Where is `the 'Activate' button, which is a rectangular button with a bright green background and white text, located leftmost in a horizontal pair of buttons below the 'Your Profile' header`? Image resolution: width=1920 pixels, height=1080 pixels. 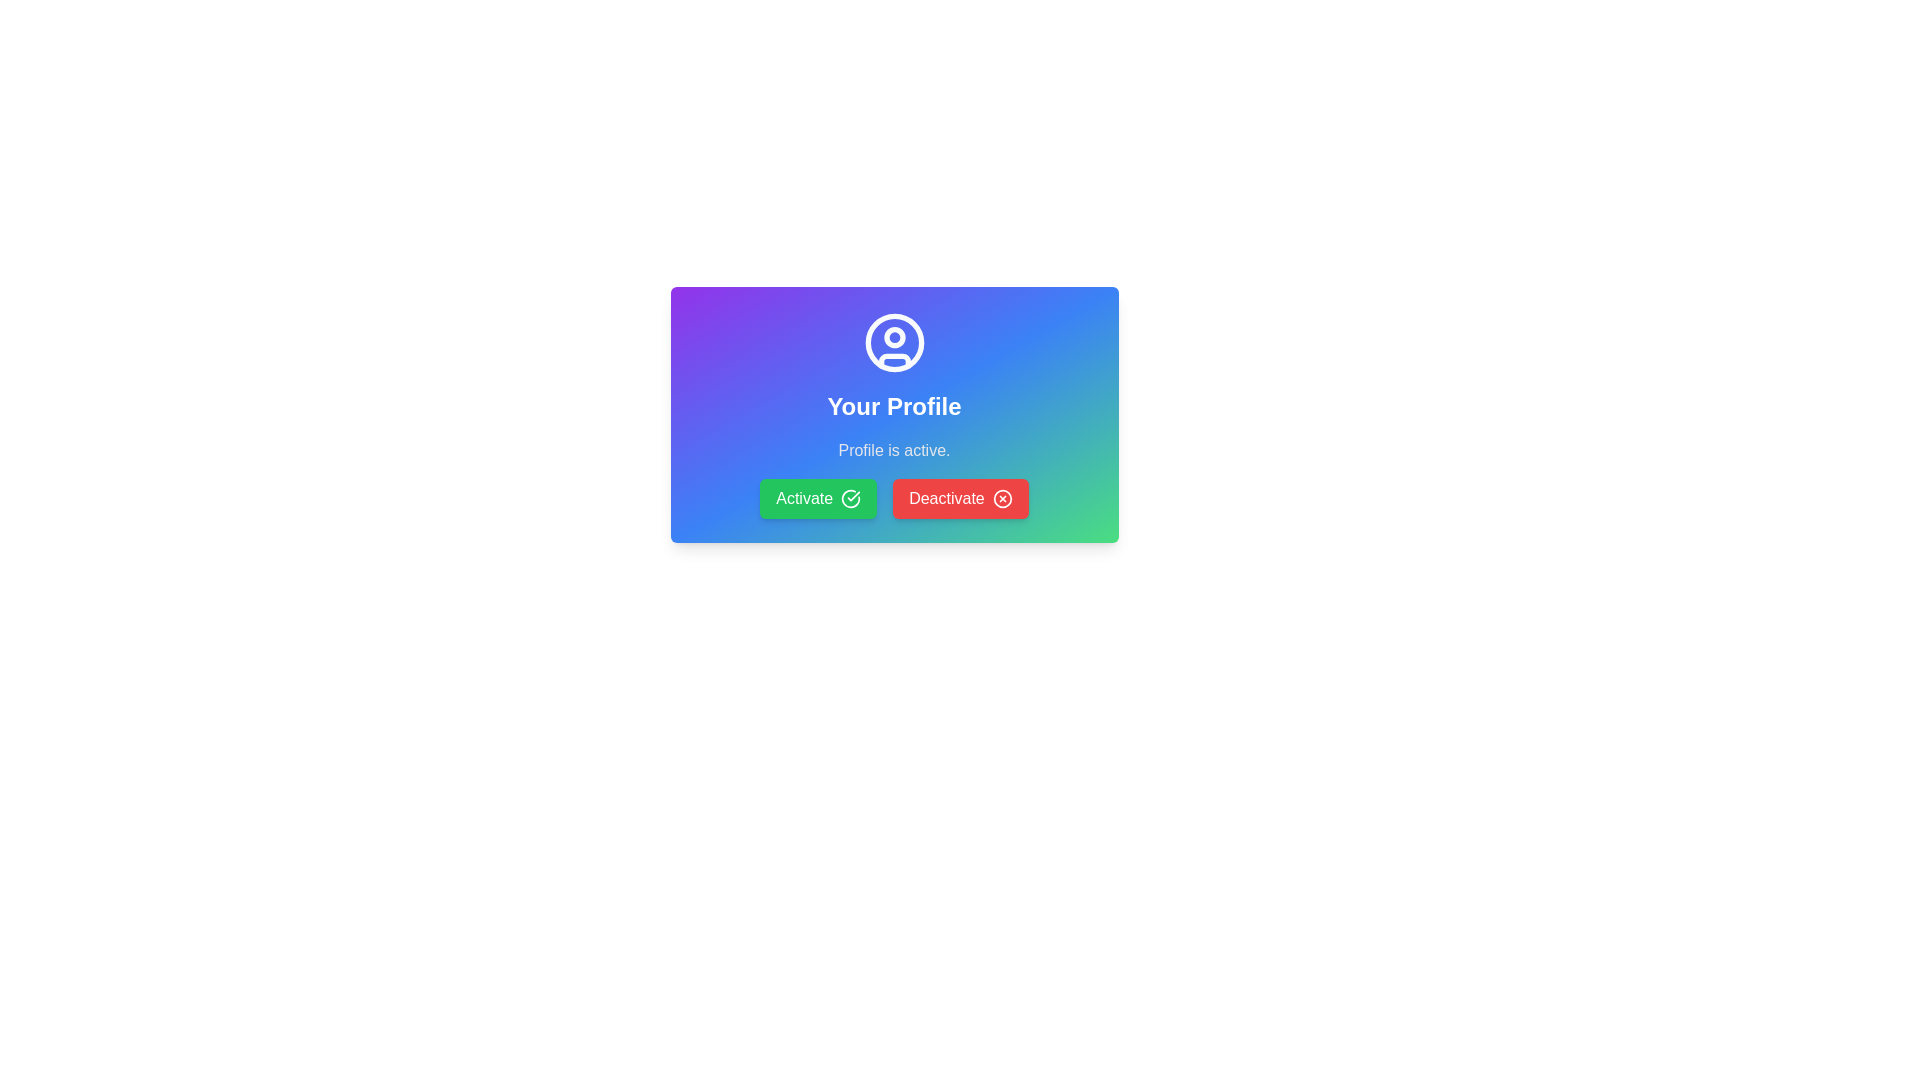
the 'Activate' button, which is a rectangular button with a bright green background and white text, located leftmost in a horizontal pair of buttons below the 'Your Profile' header is located at coordinates (818, 497).